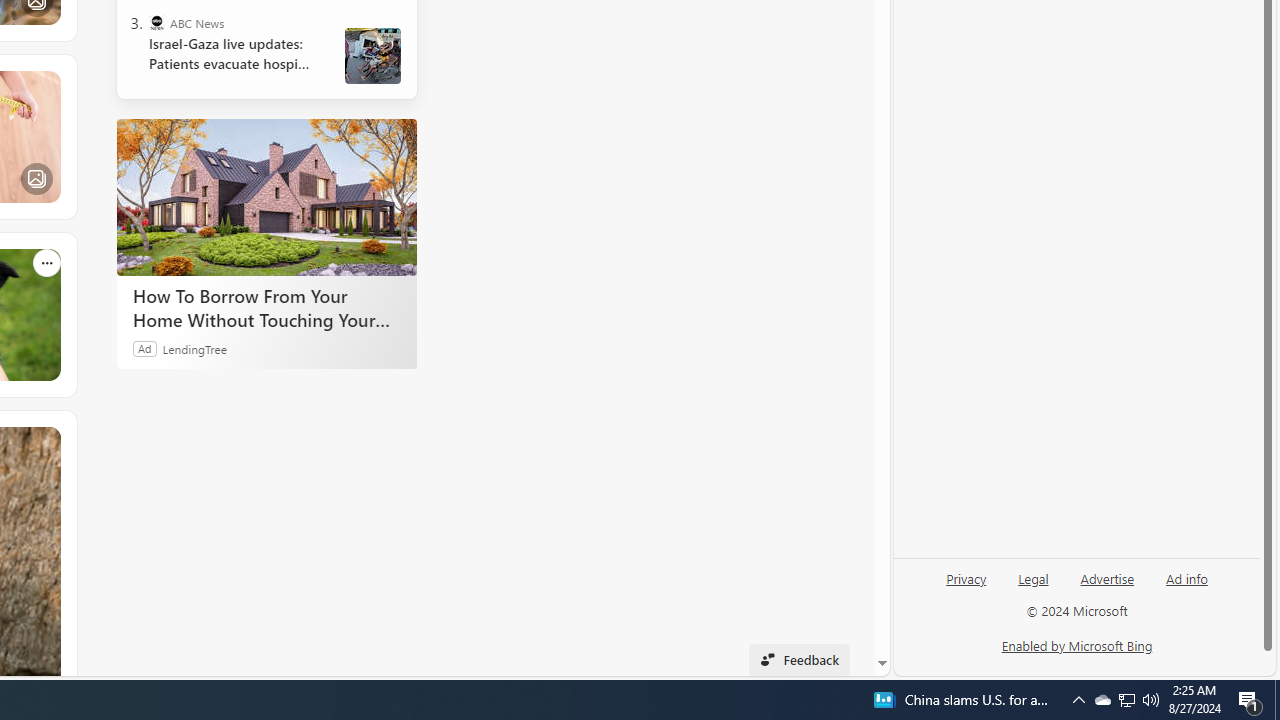 This screenshot has width=1280, height=720. I want to click on 'Privacy', so click(967, 585).